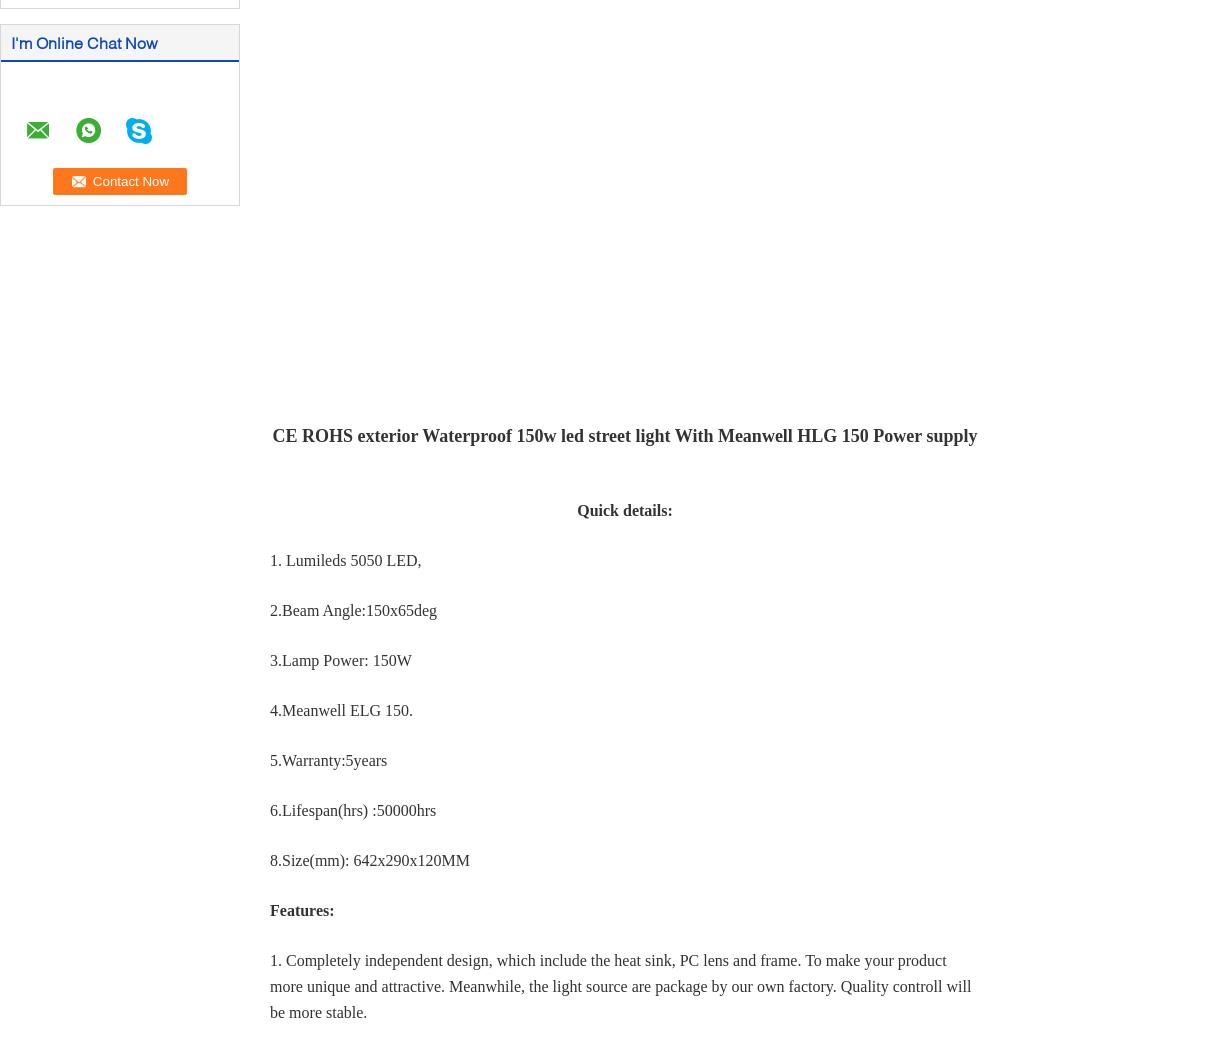  Describe the element at coordinates (273, 102) in the screenshot. I see `'SUBMIT'` at that location.